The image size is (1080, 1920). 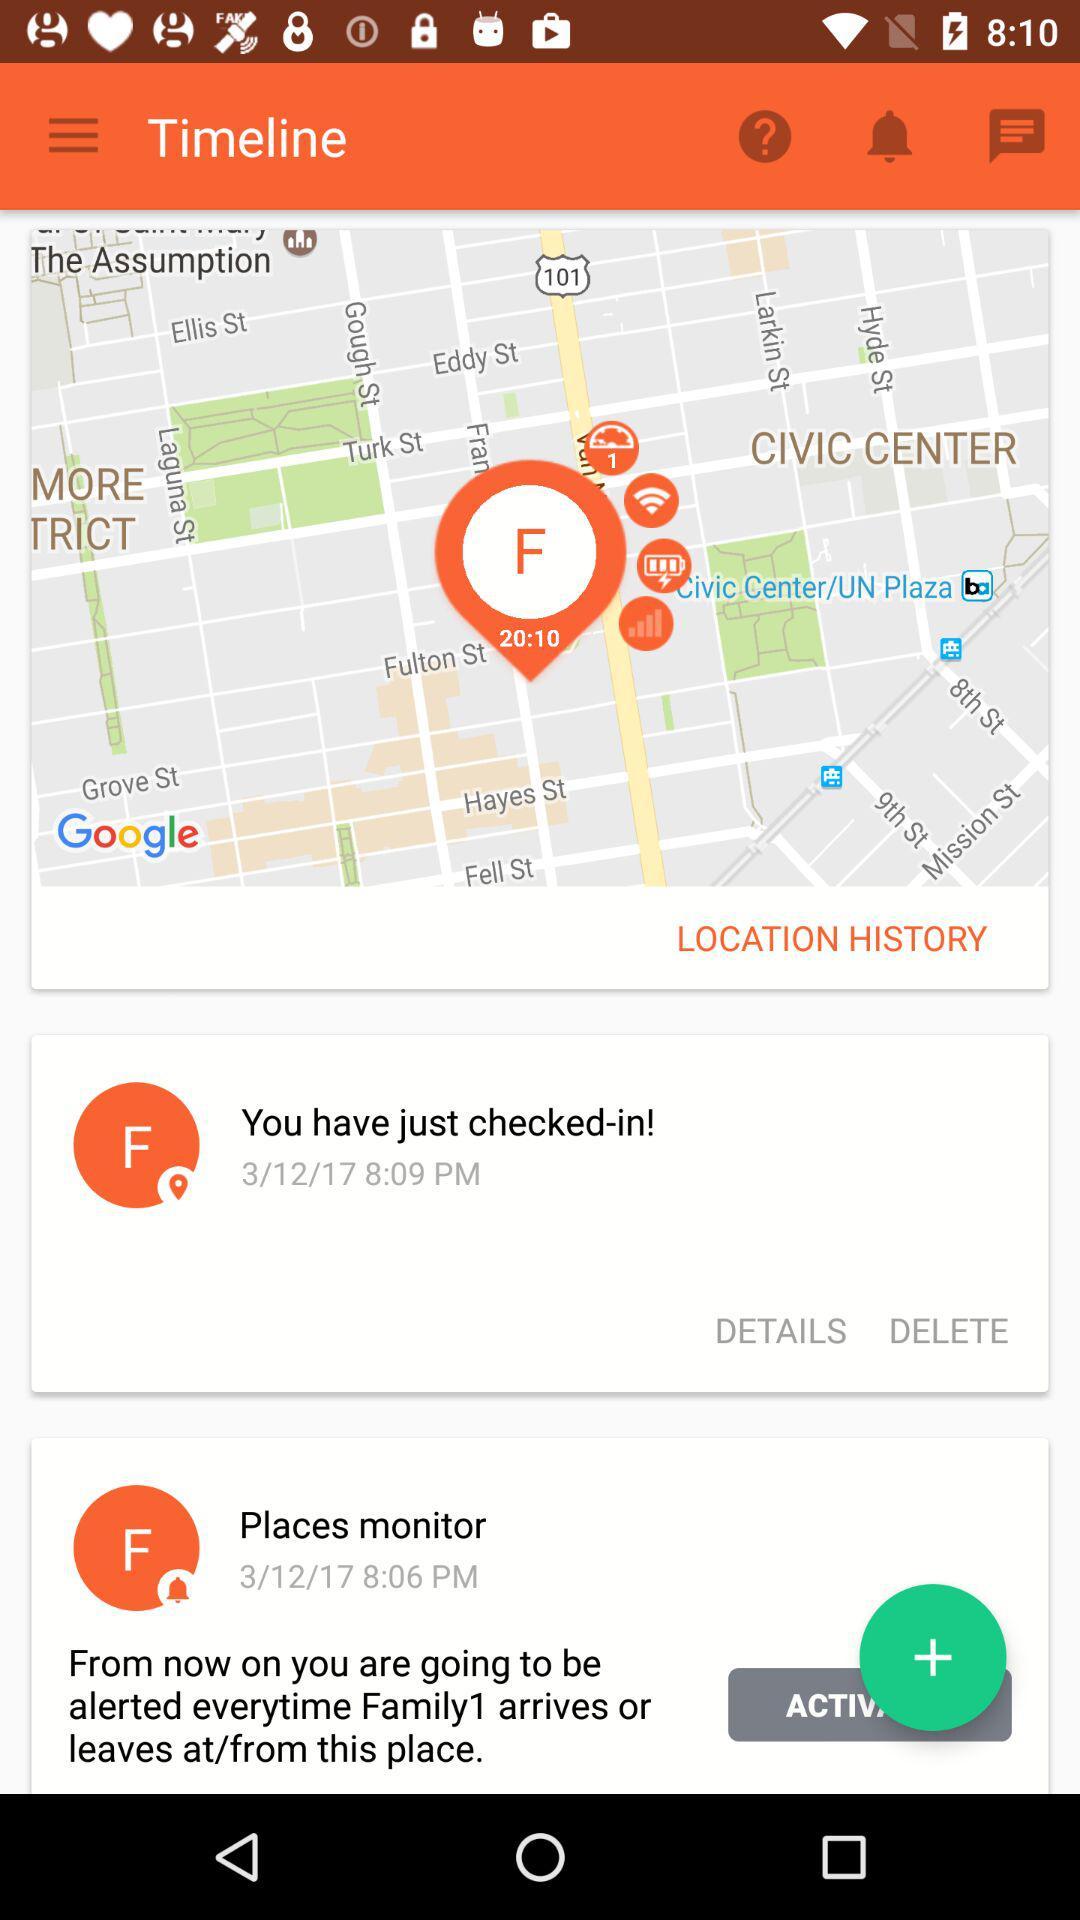 What do you see at coordinates (764, 135) in the screenshot?
I see `the icon next to timeline item` at bounding box center [764, 135].